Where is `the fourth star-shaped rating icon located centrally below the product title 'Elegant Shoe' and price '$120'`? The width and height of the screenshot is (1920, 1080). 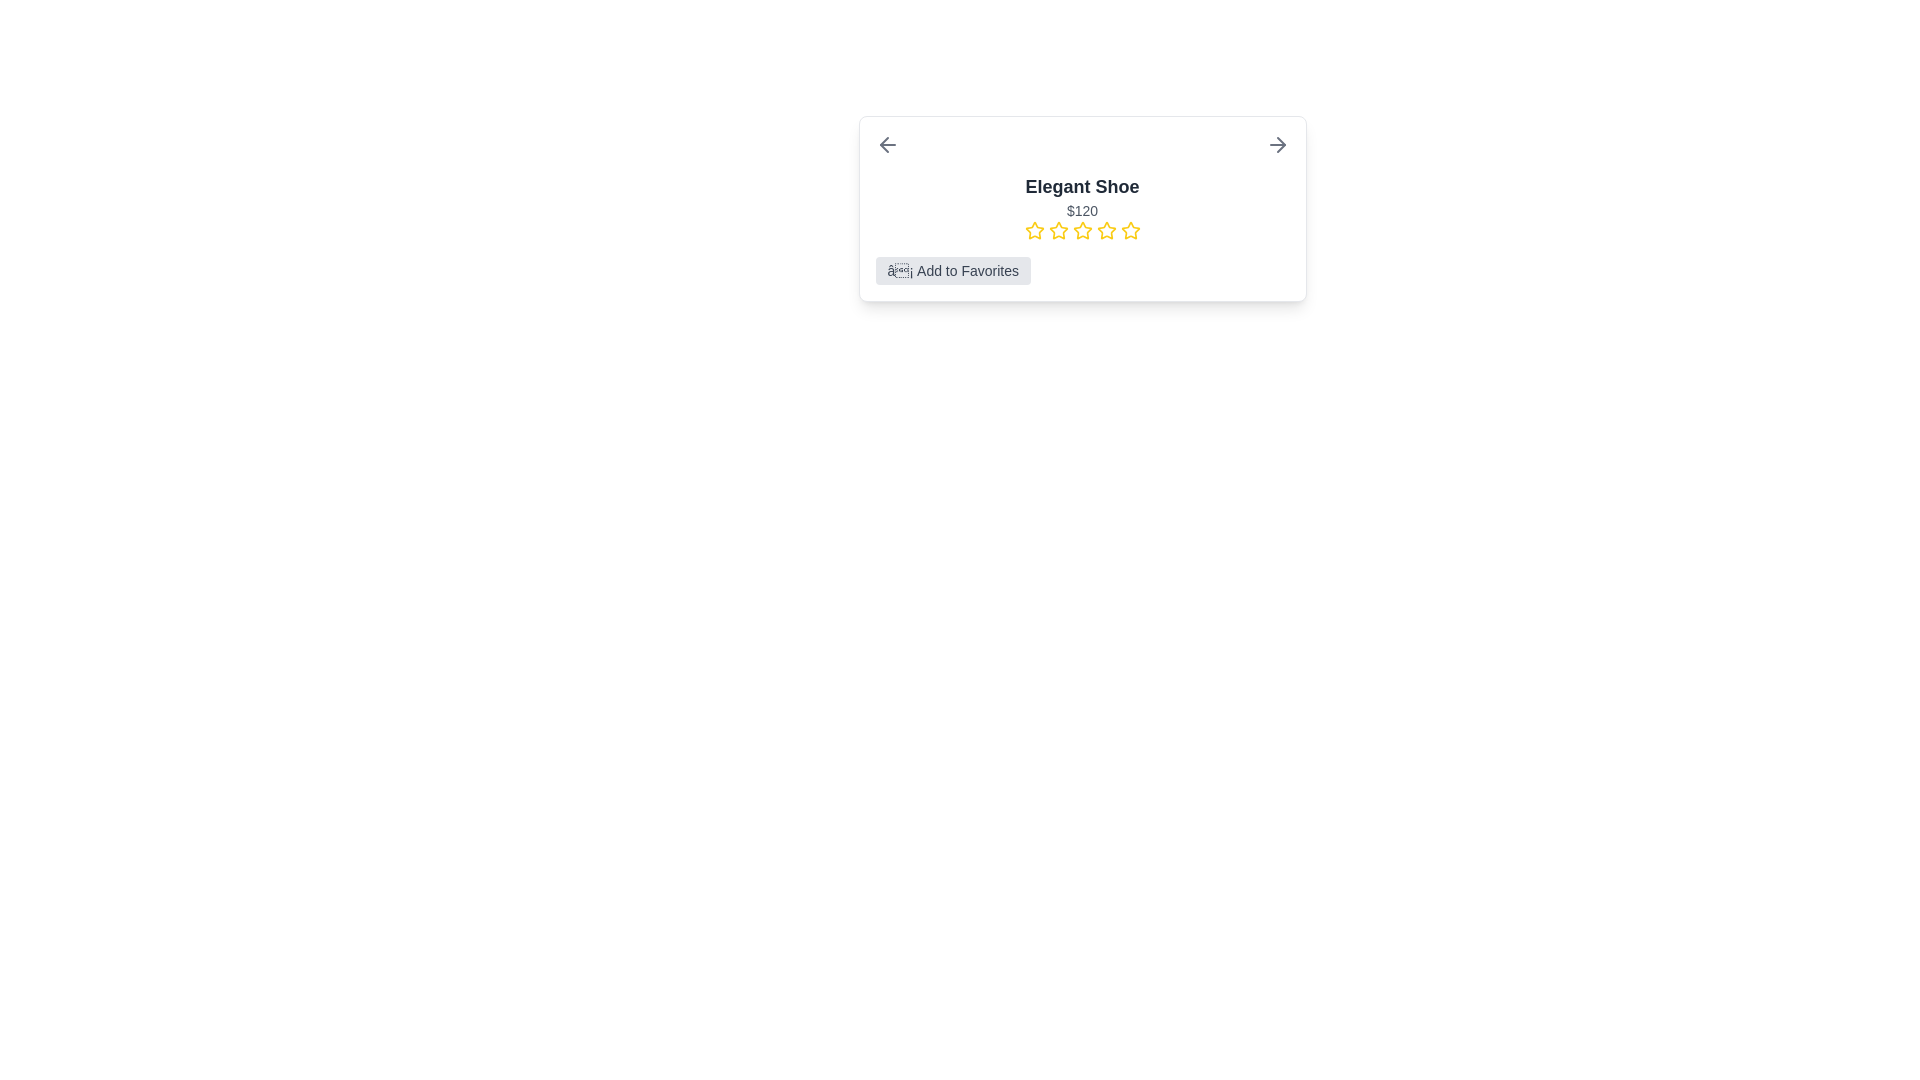
the fourth star-shaped rating icon located centrally below the product title 'Elegant Shoe' and price '$120' is located at coordinates (1105, 229).